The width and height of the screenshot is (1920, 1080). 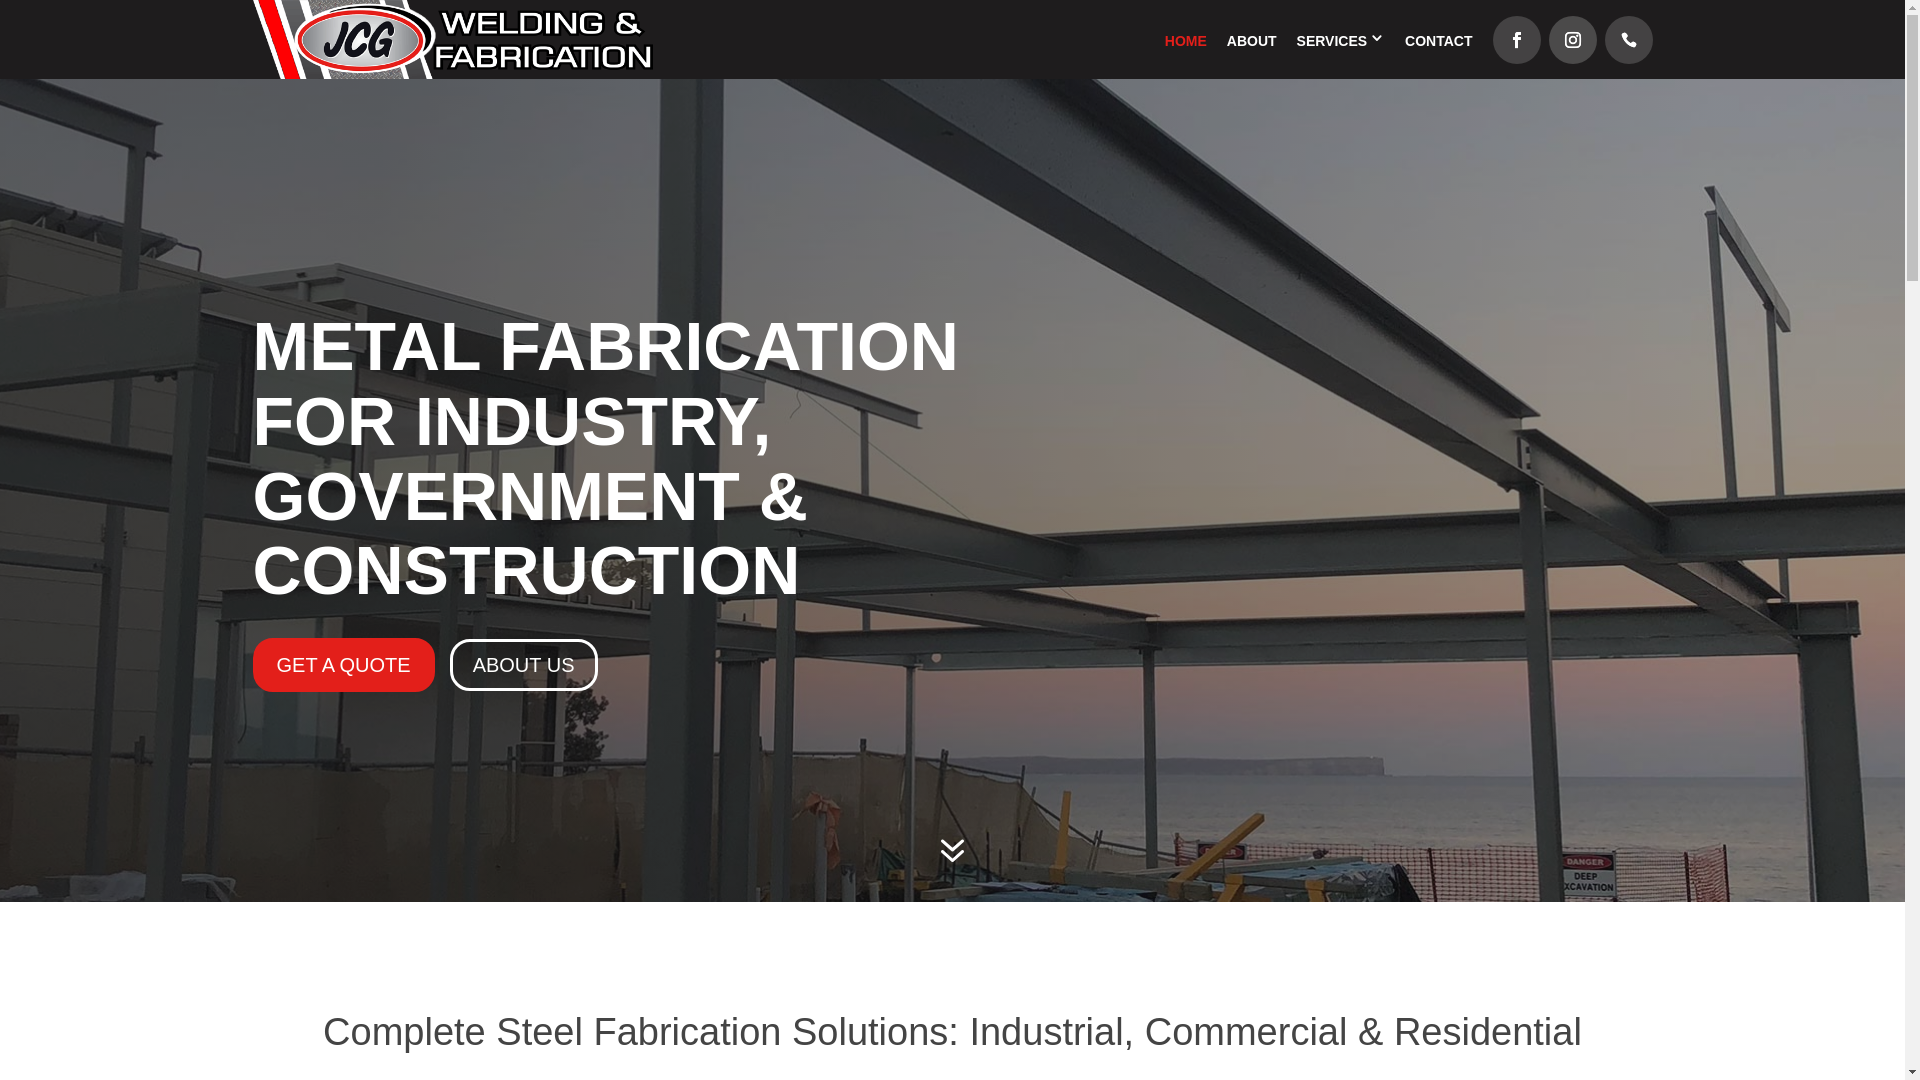 What do you see at coordinates (1571, 39) in the screenshot?
I see `'Follow on Instagram'` at bounding box center [1571, 39].